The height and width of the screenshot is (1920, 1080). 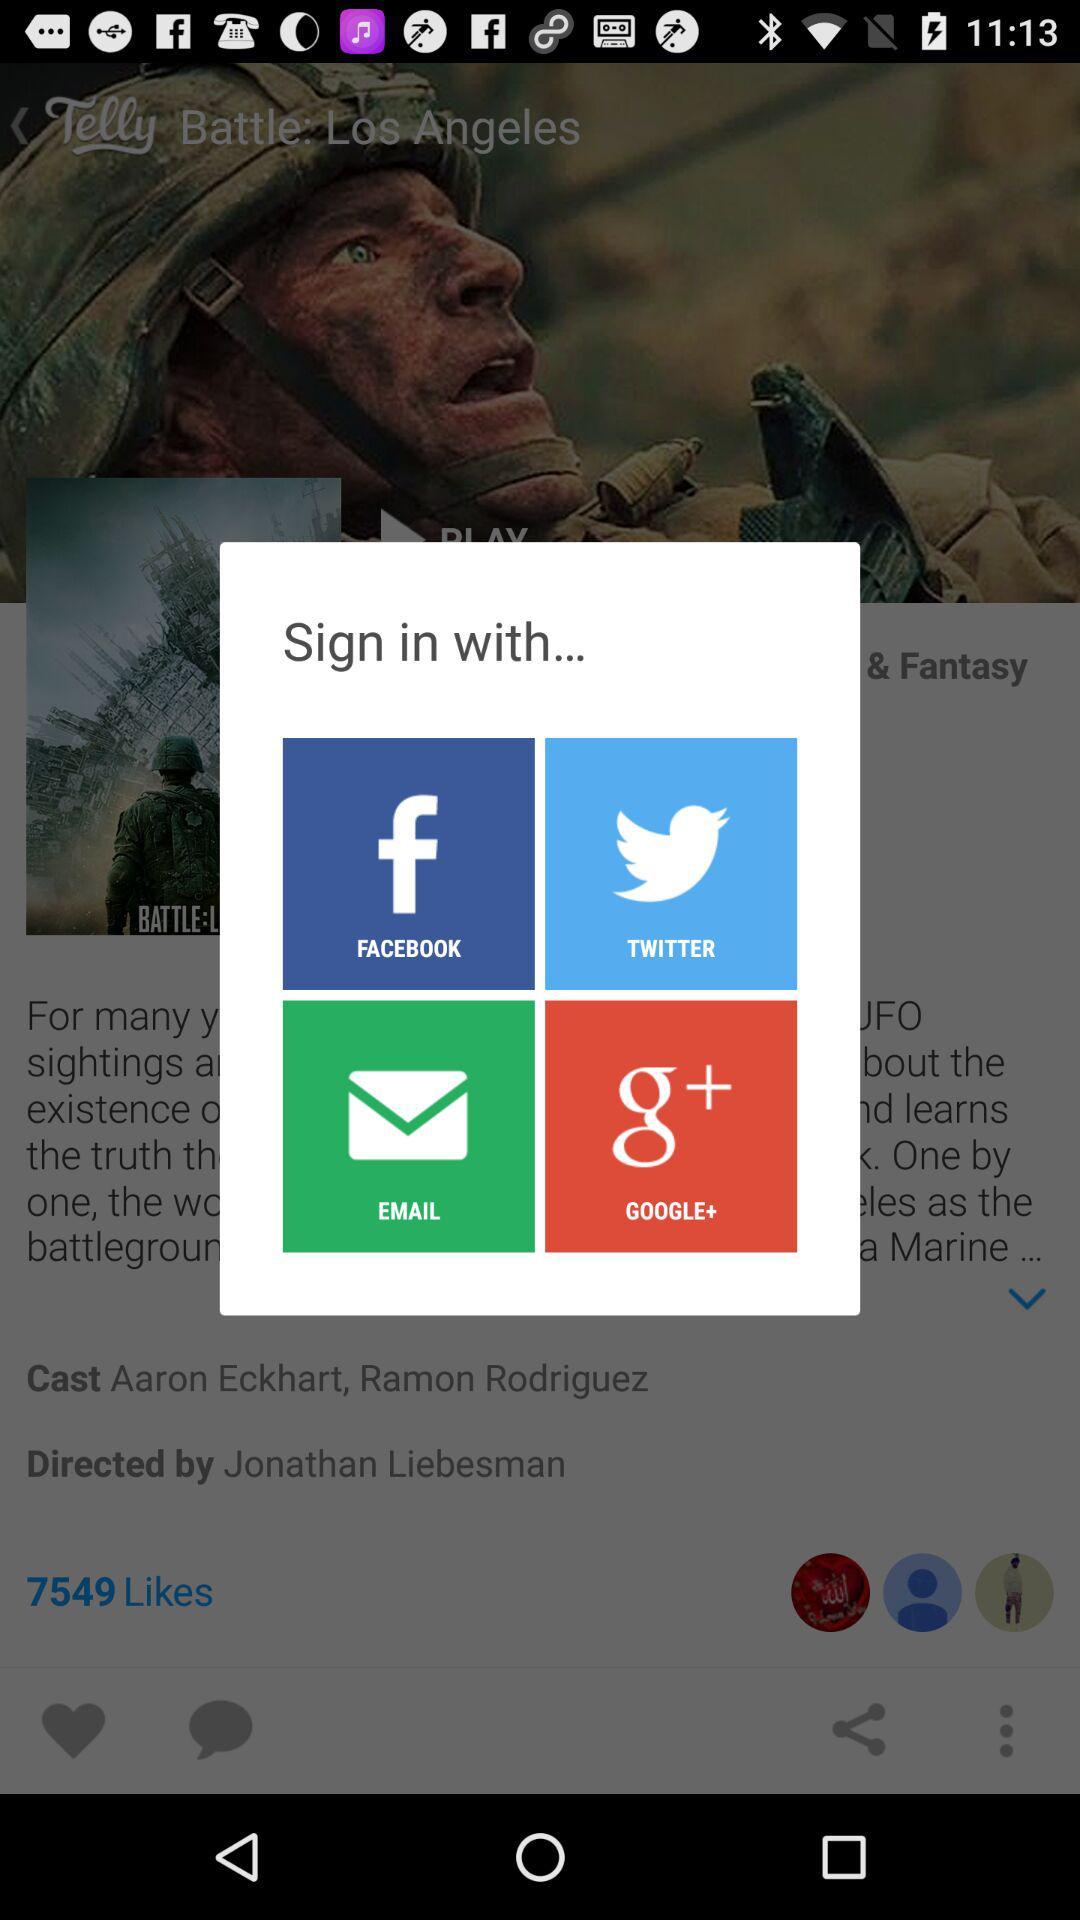 I want to click on the icon next to twitter item, so click(x=407, y=863).